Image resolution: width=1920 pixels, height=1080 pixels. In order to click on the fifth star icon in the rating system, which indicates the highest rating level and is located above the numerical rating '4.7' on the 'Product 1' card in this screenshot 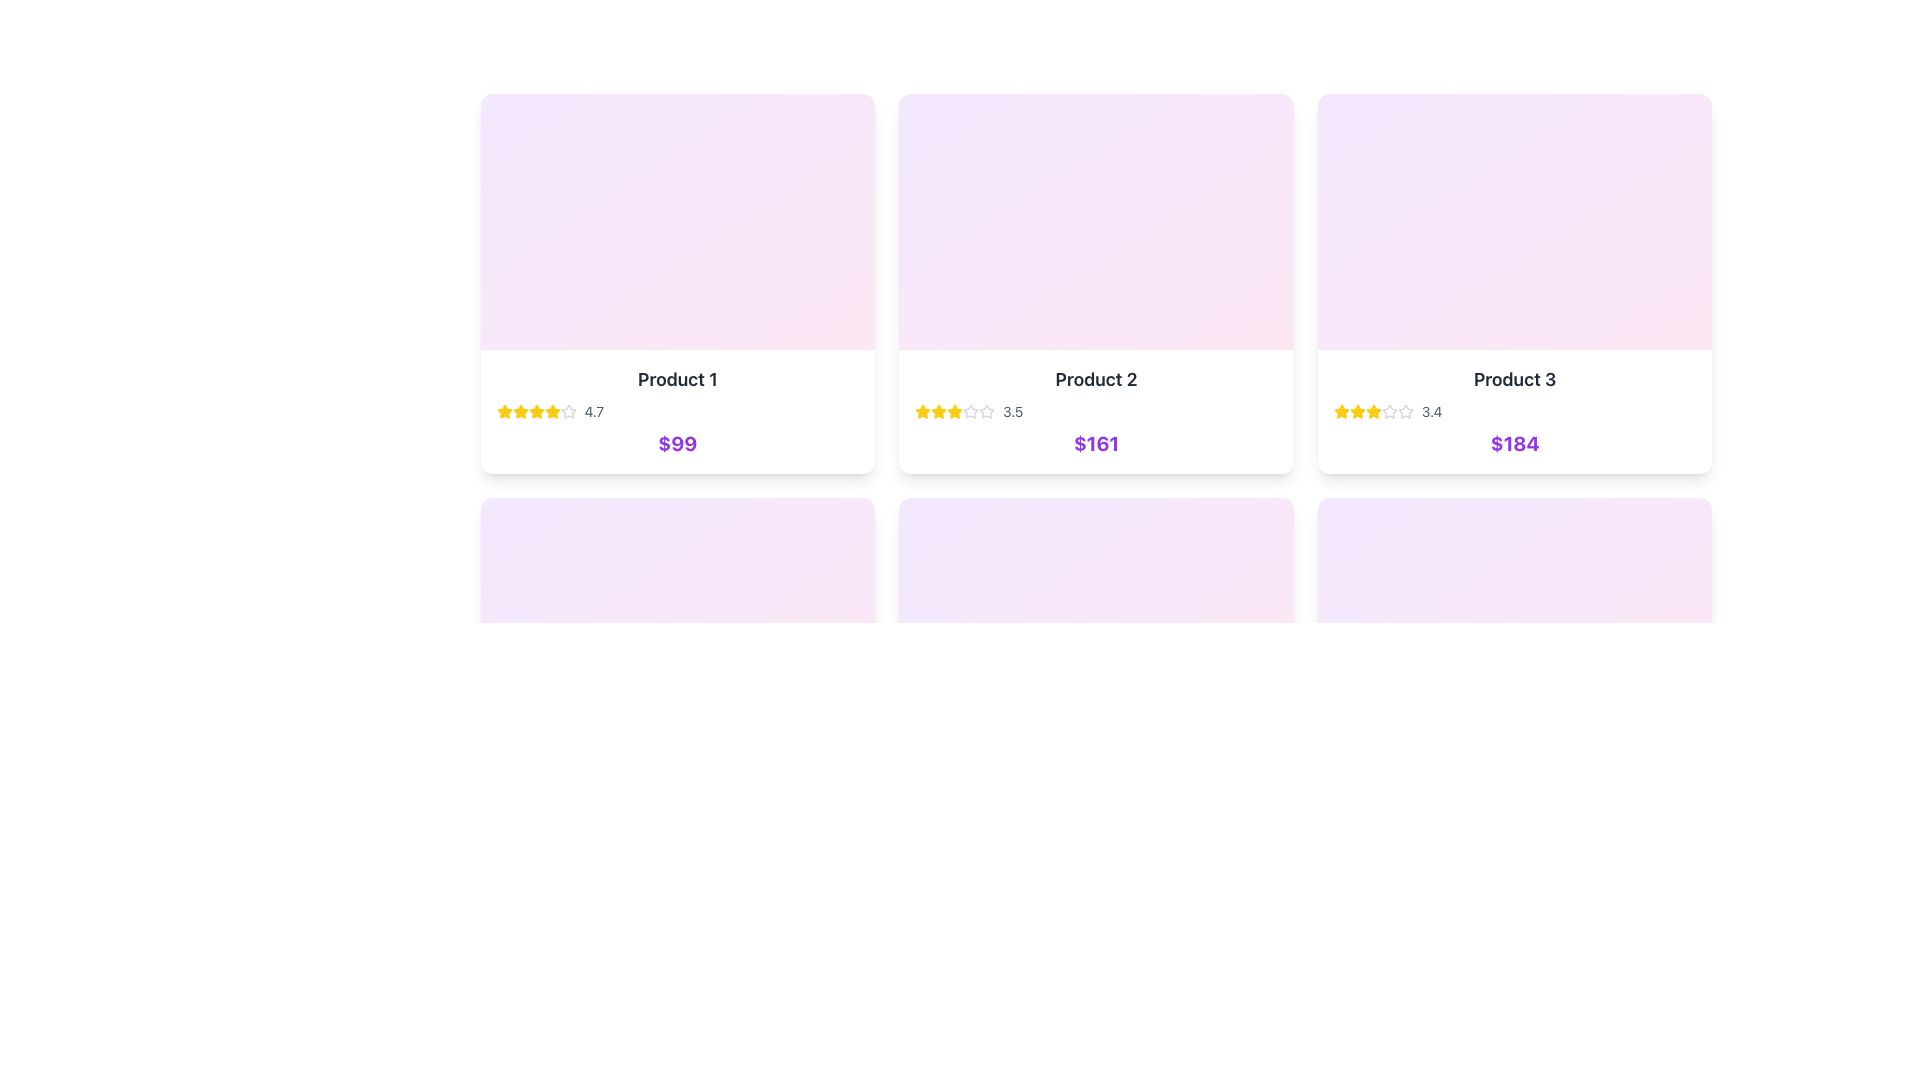, I will do `click(536, 411)`.